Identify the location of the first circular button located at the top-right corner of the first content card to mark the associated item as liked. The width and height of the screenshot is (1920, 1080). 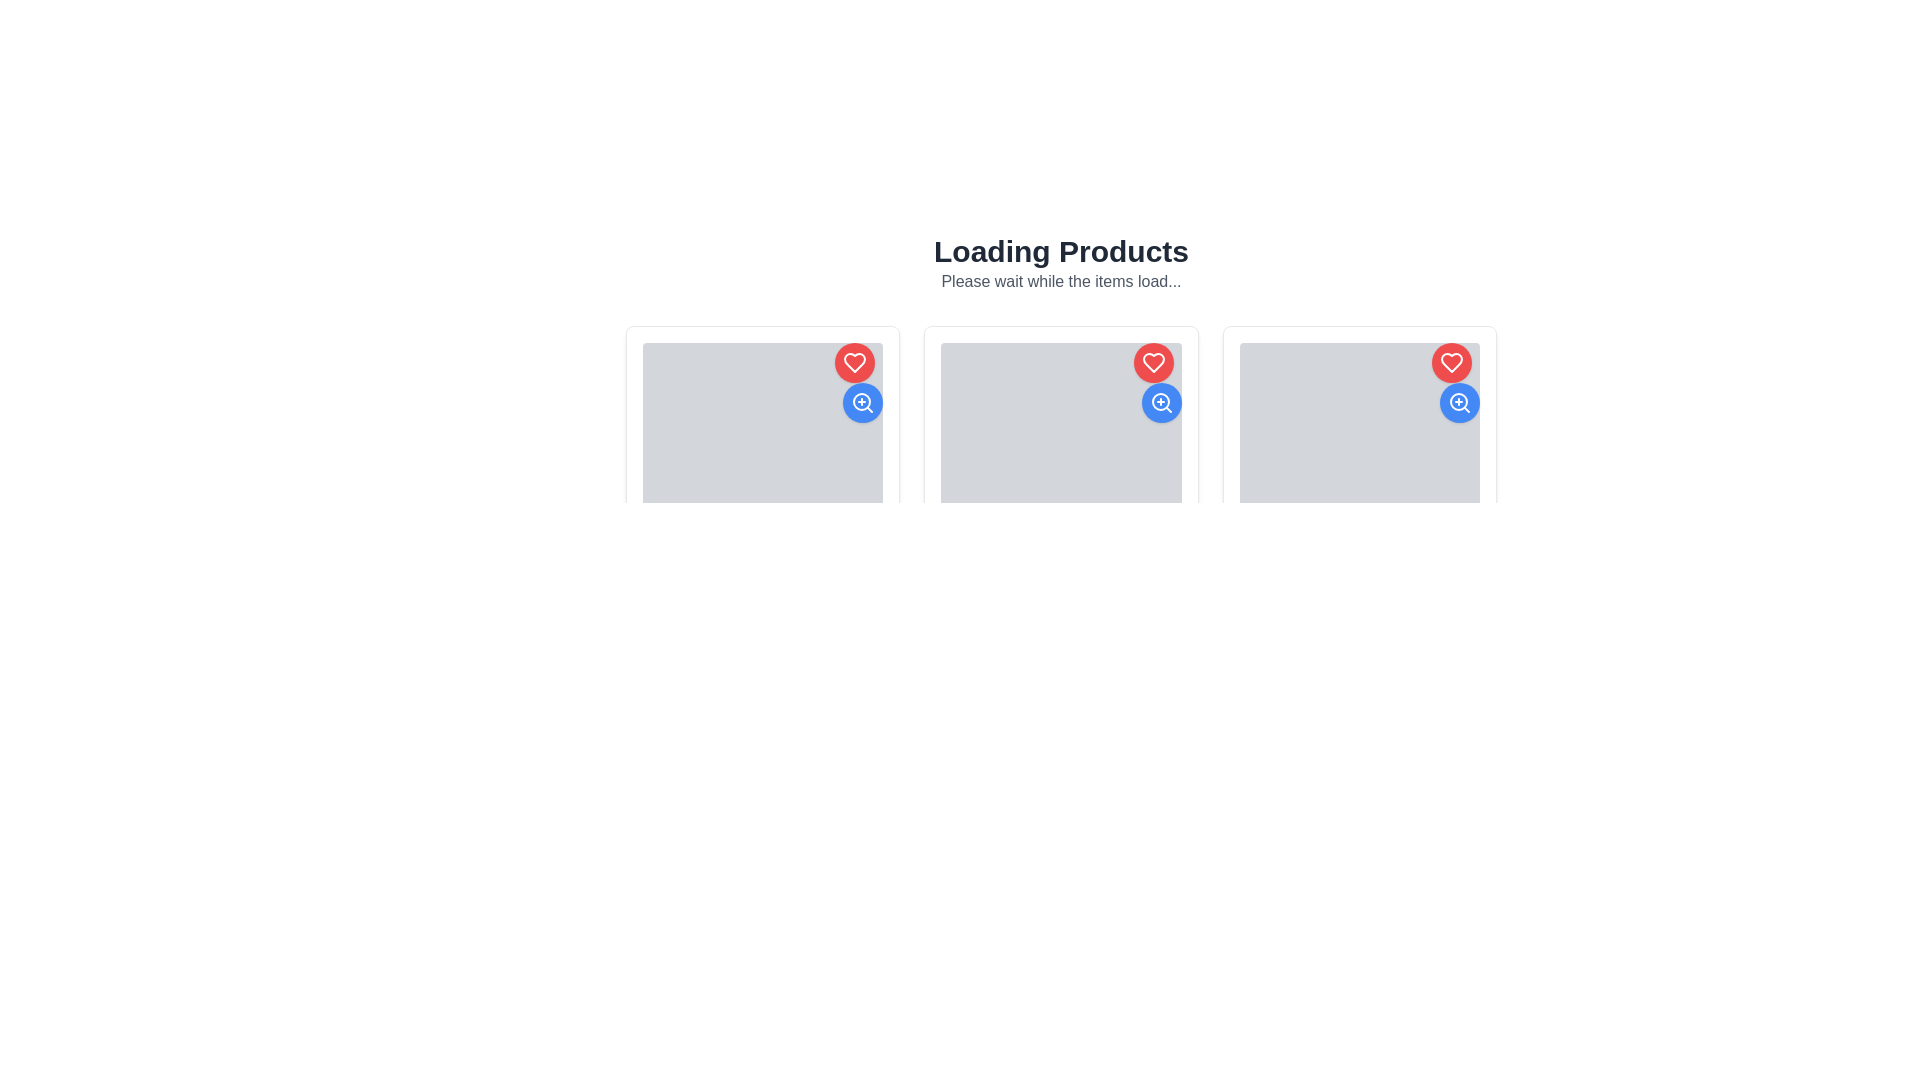
(855, 362).